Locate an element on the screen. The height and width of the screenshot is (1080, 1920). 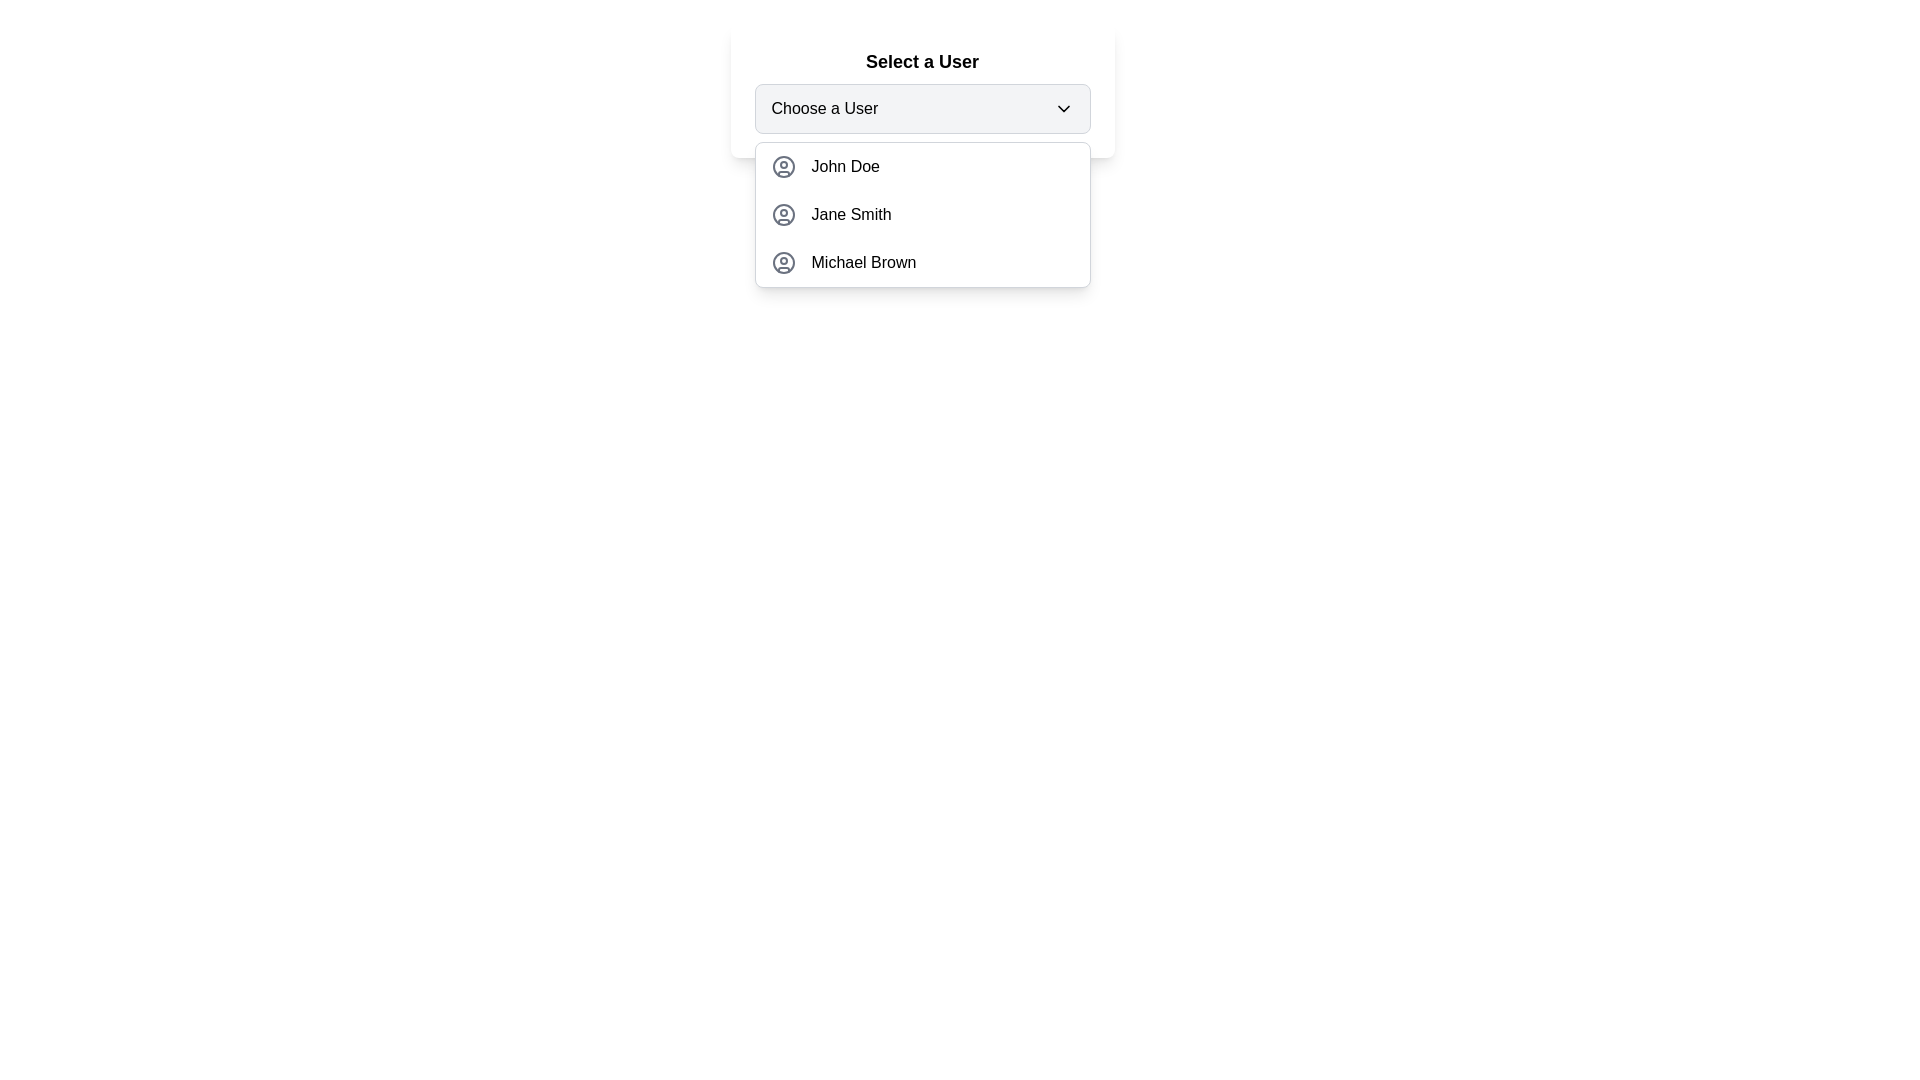
to select the user named 'Jane Smith' from the second row of the dropdown menu is located at coordinates (921, 215).